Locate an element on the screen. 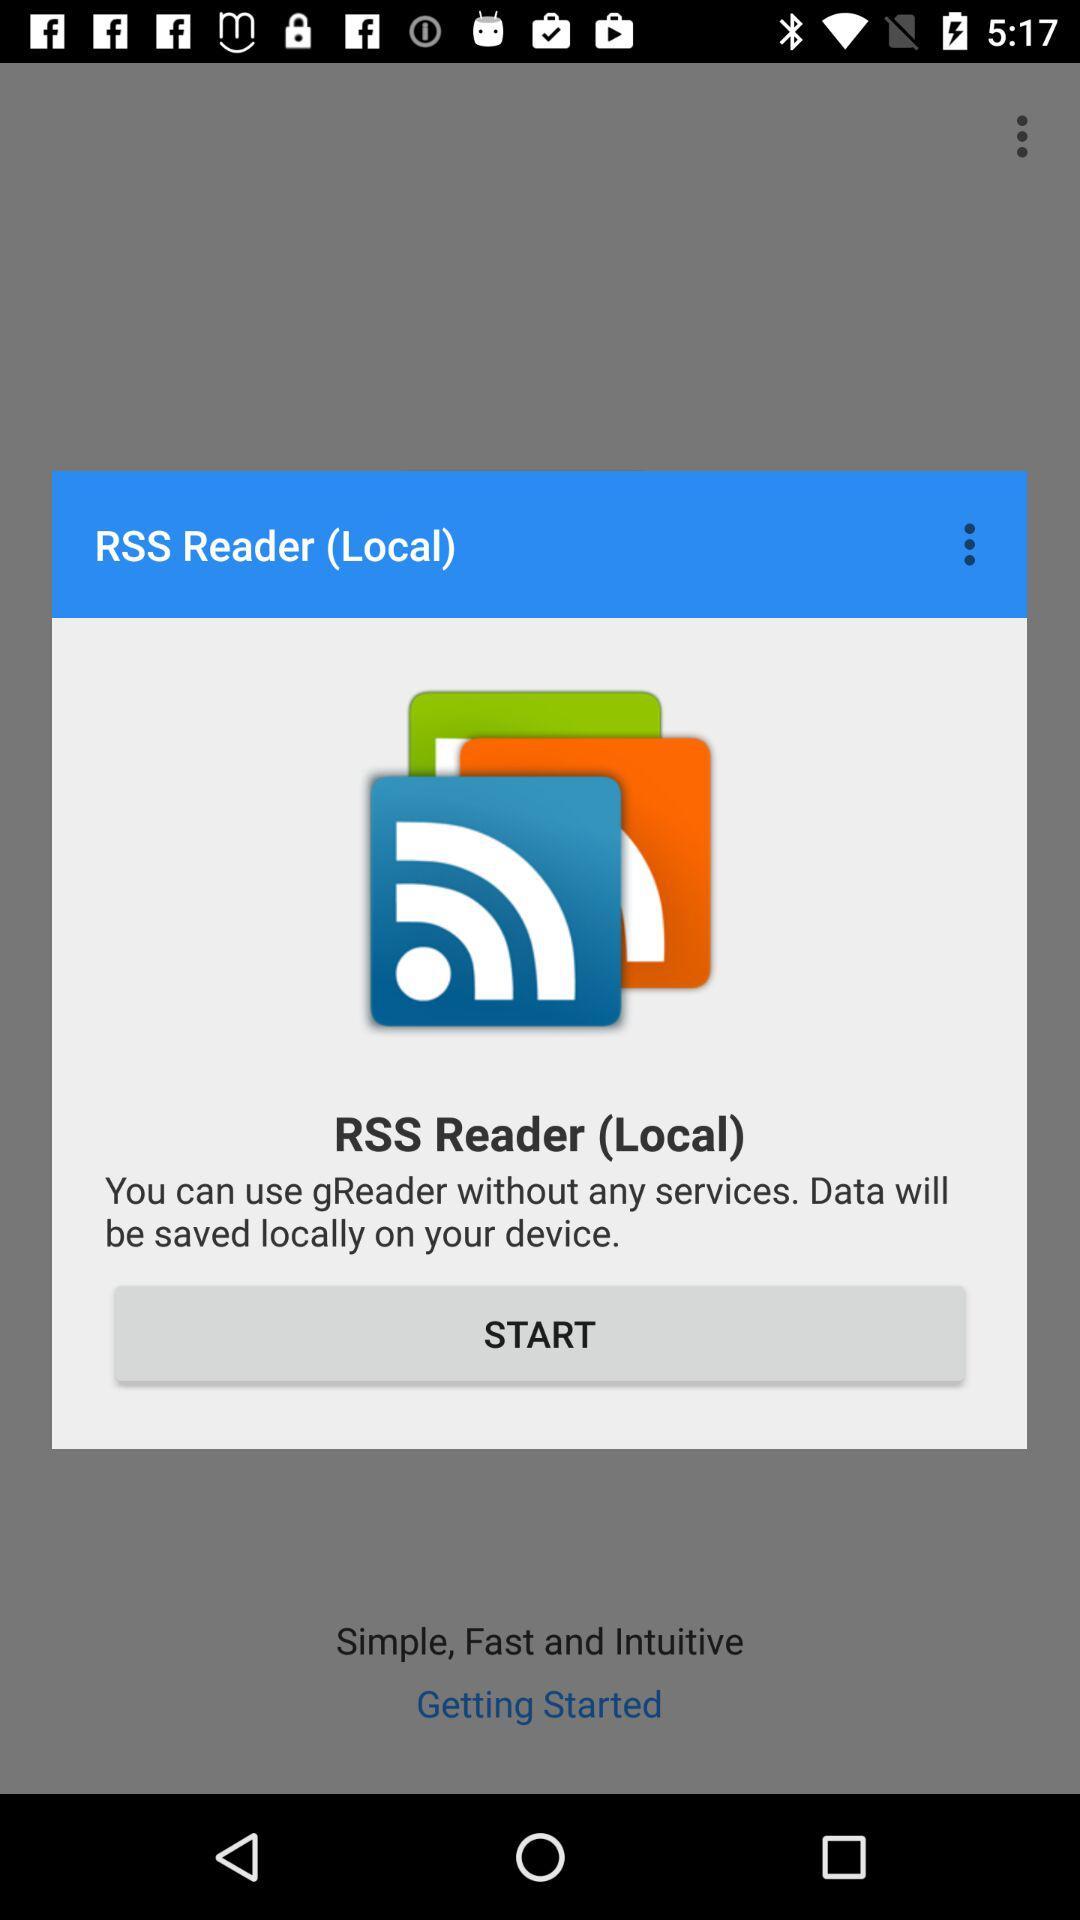  start item is located at coordinates (540, 1333).